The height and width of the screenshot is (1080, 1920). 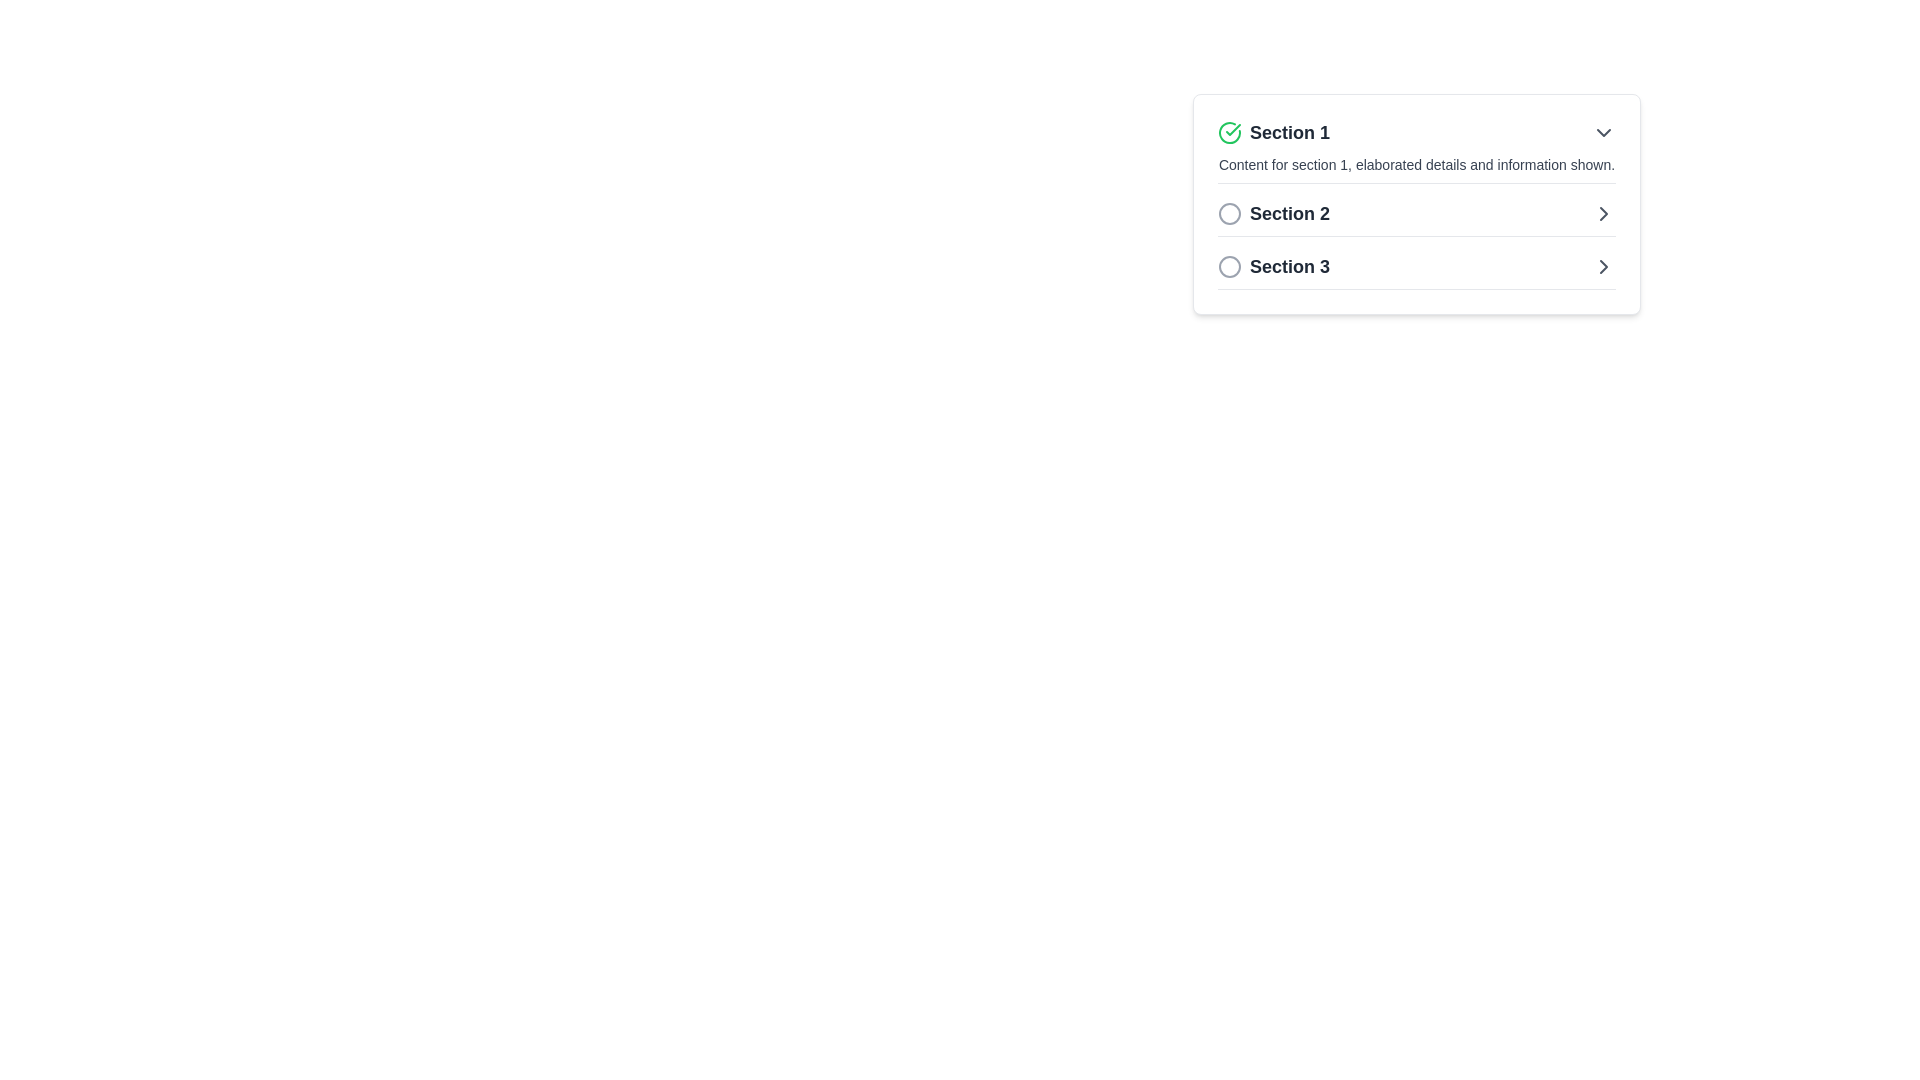 I want to click on the icon located at the far right of the 'Section 3' row, so click(x=1603, y=265).